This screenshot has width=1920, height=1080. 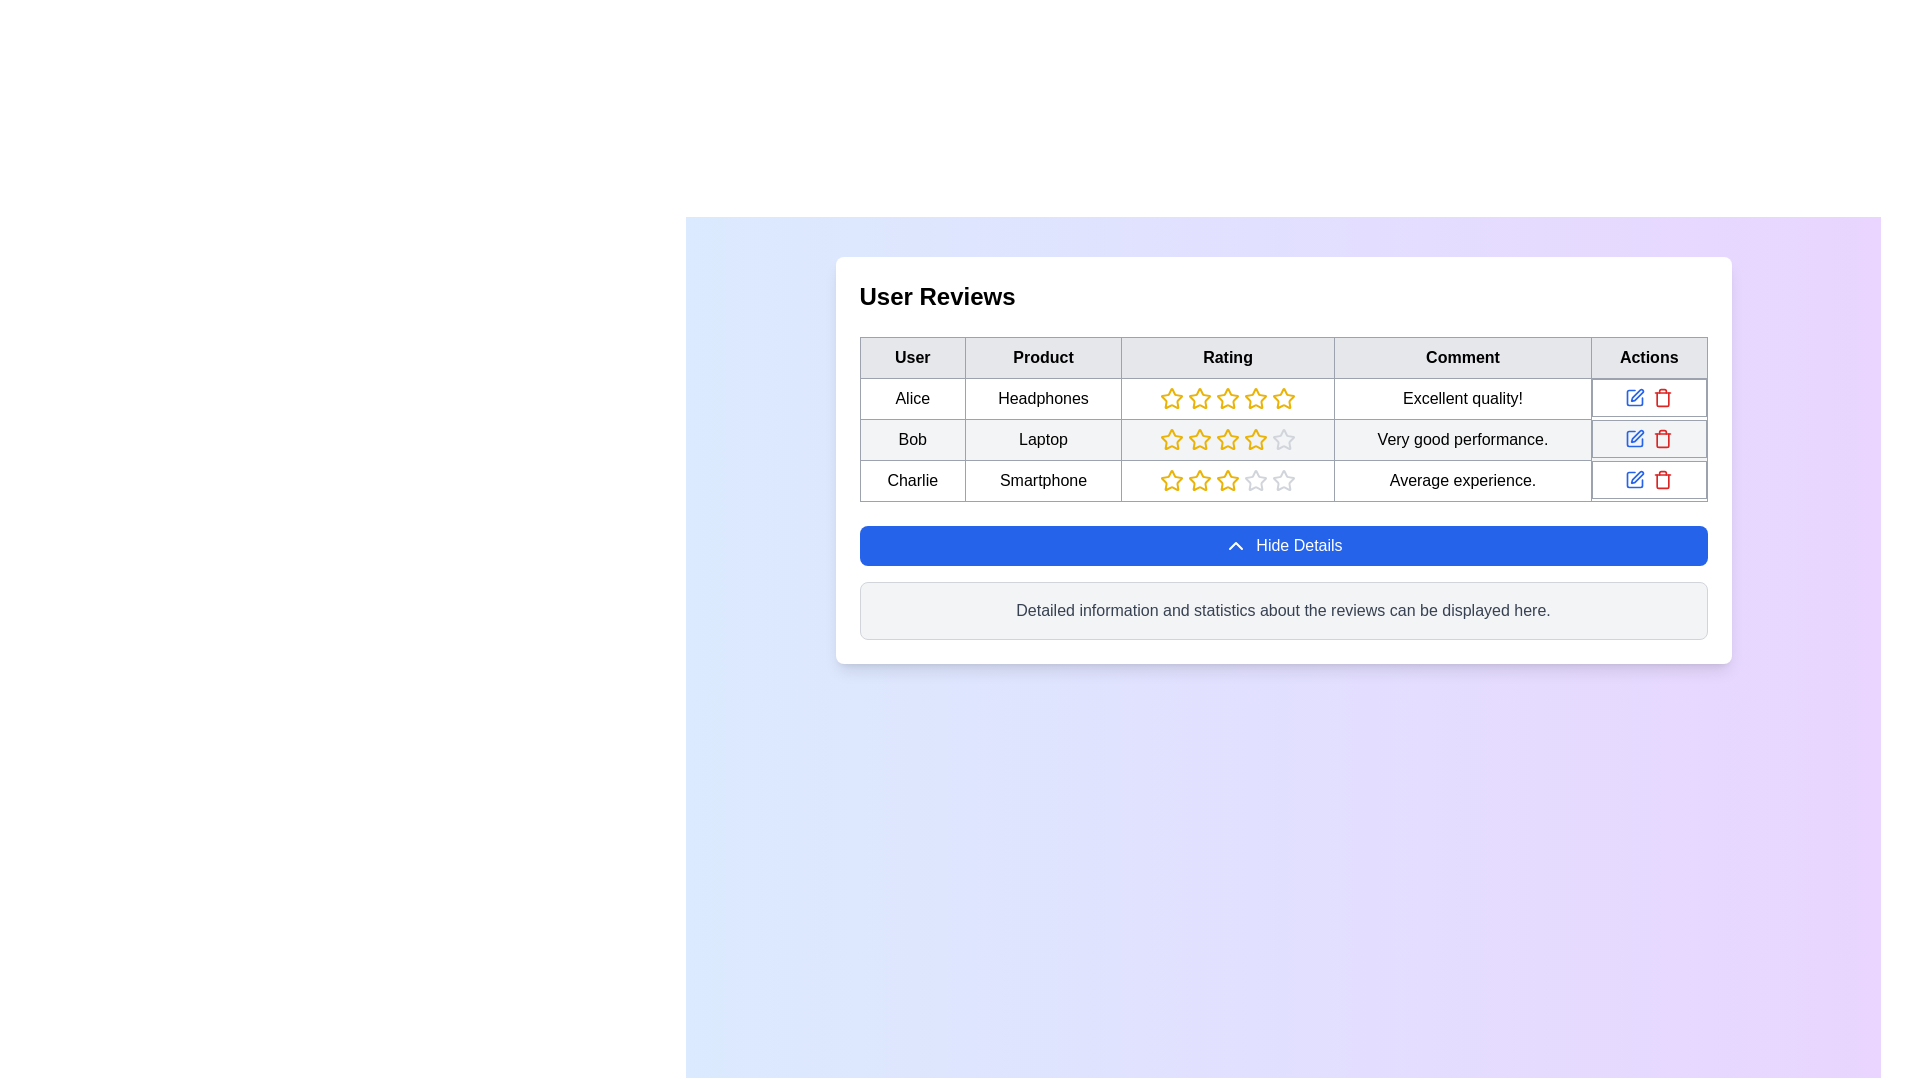 I want to click on text label displaying 'Excellent quality!' located in the 'Comment' column of the 'User Reviews' table for the user 'Alice' regarding 'Headphones', so click(x=1463, y=398).